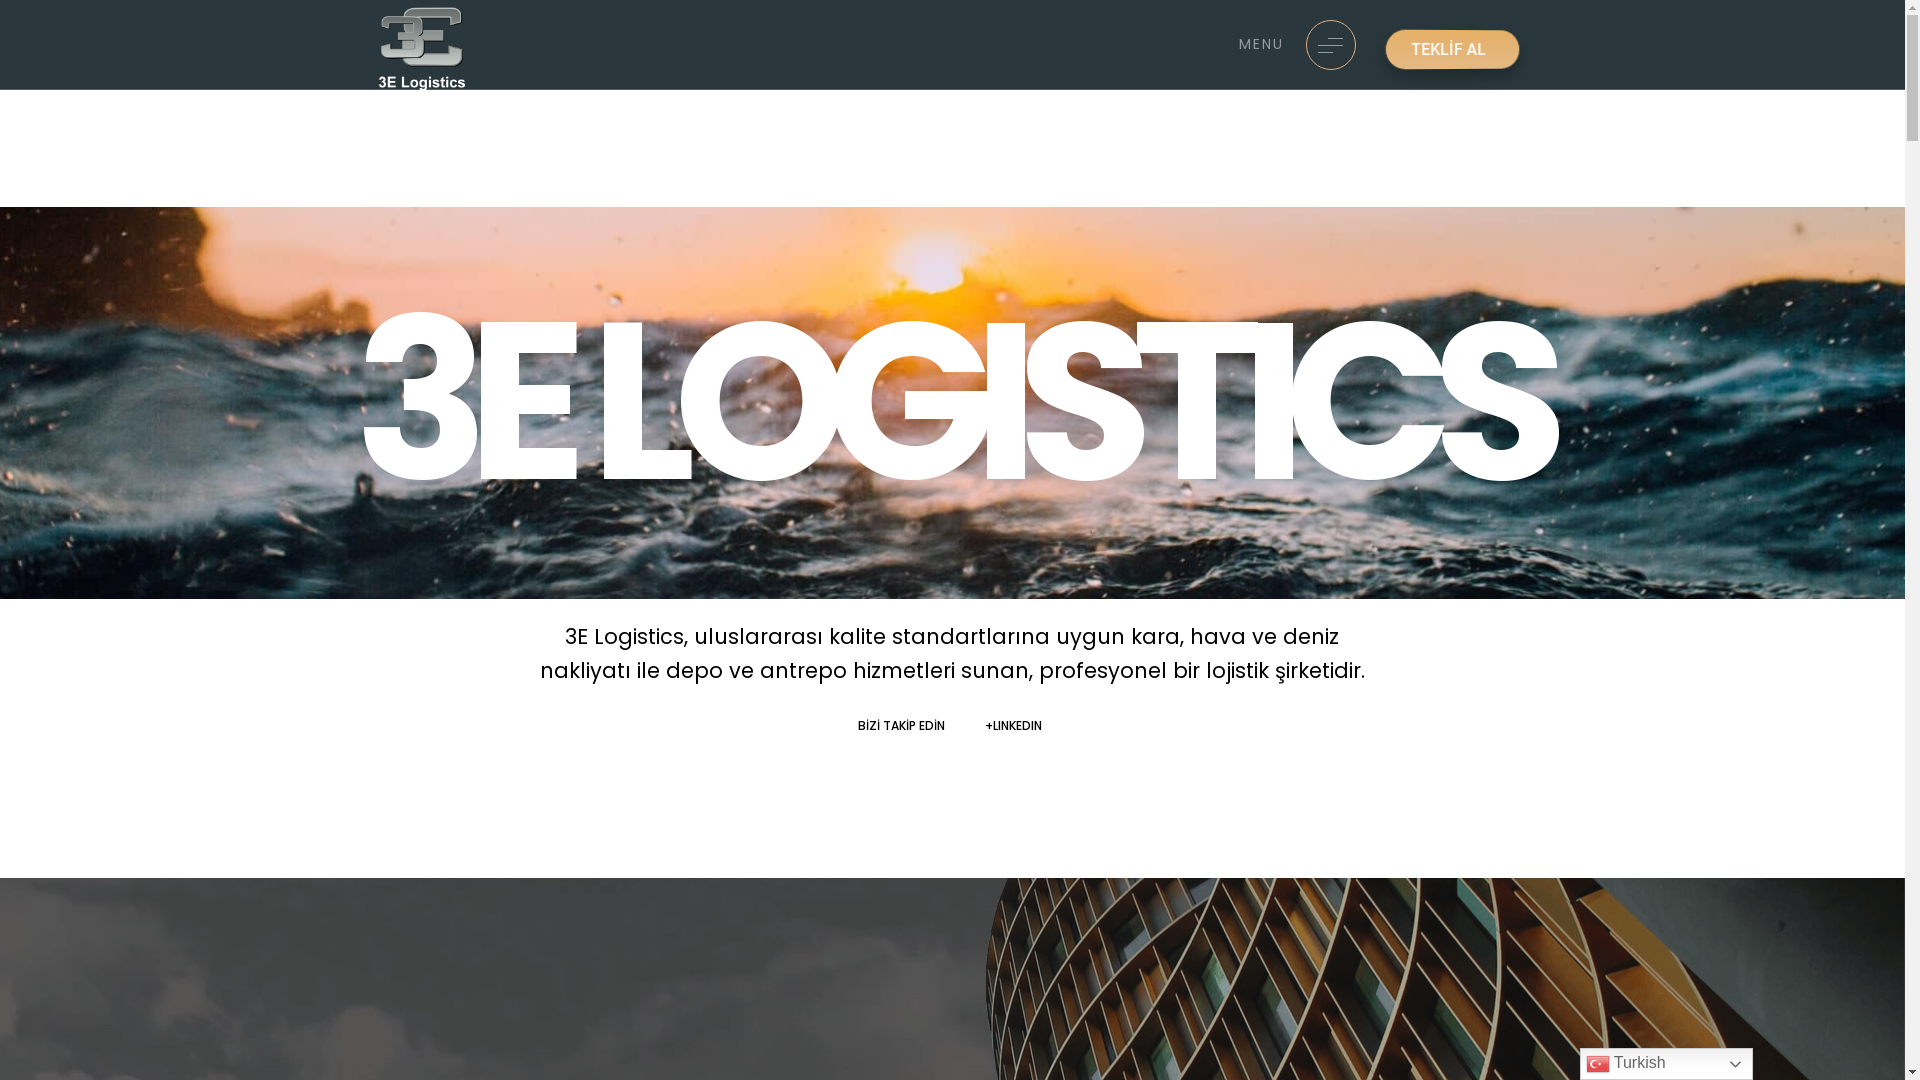 The width and height of the screenshot is (1920, 1080). Describe the element at coordinates (1016, 725) in the screenshot. I see `'+LINKEDIN'` at that location.